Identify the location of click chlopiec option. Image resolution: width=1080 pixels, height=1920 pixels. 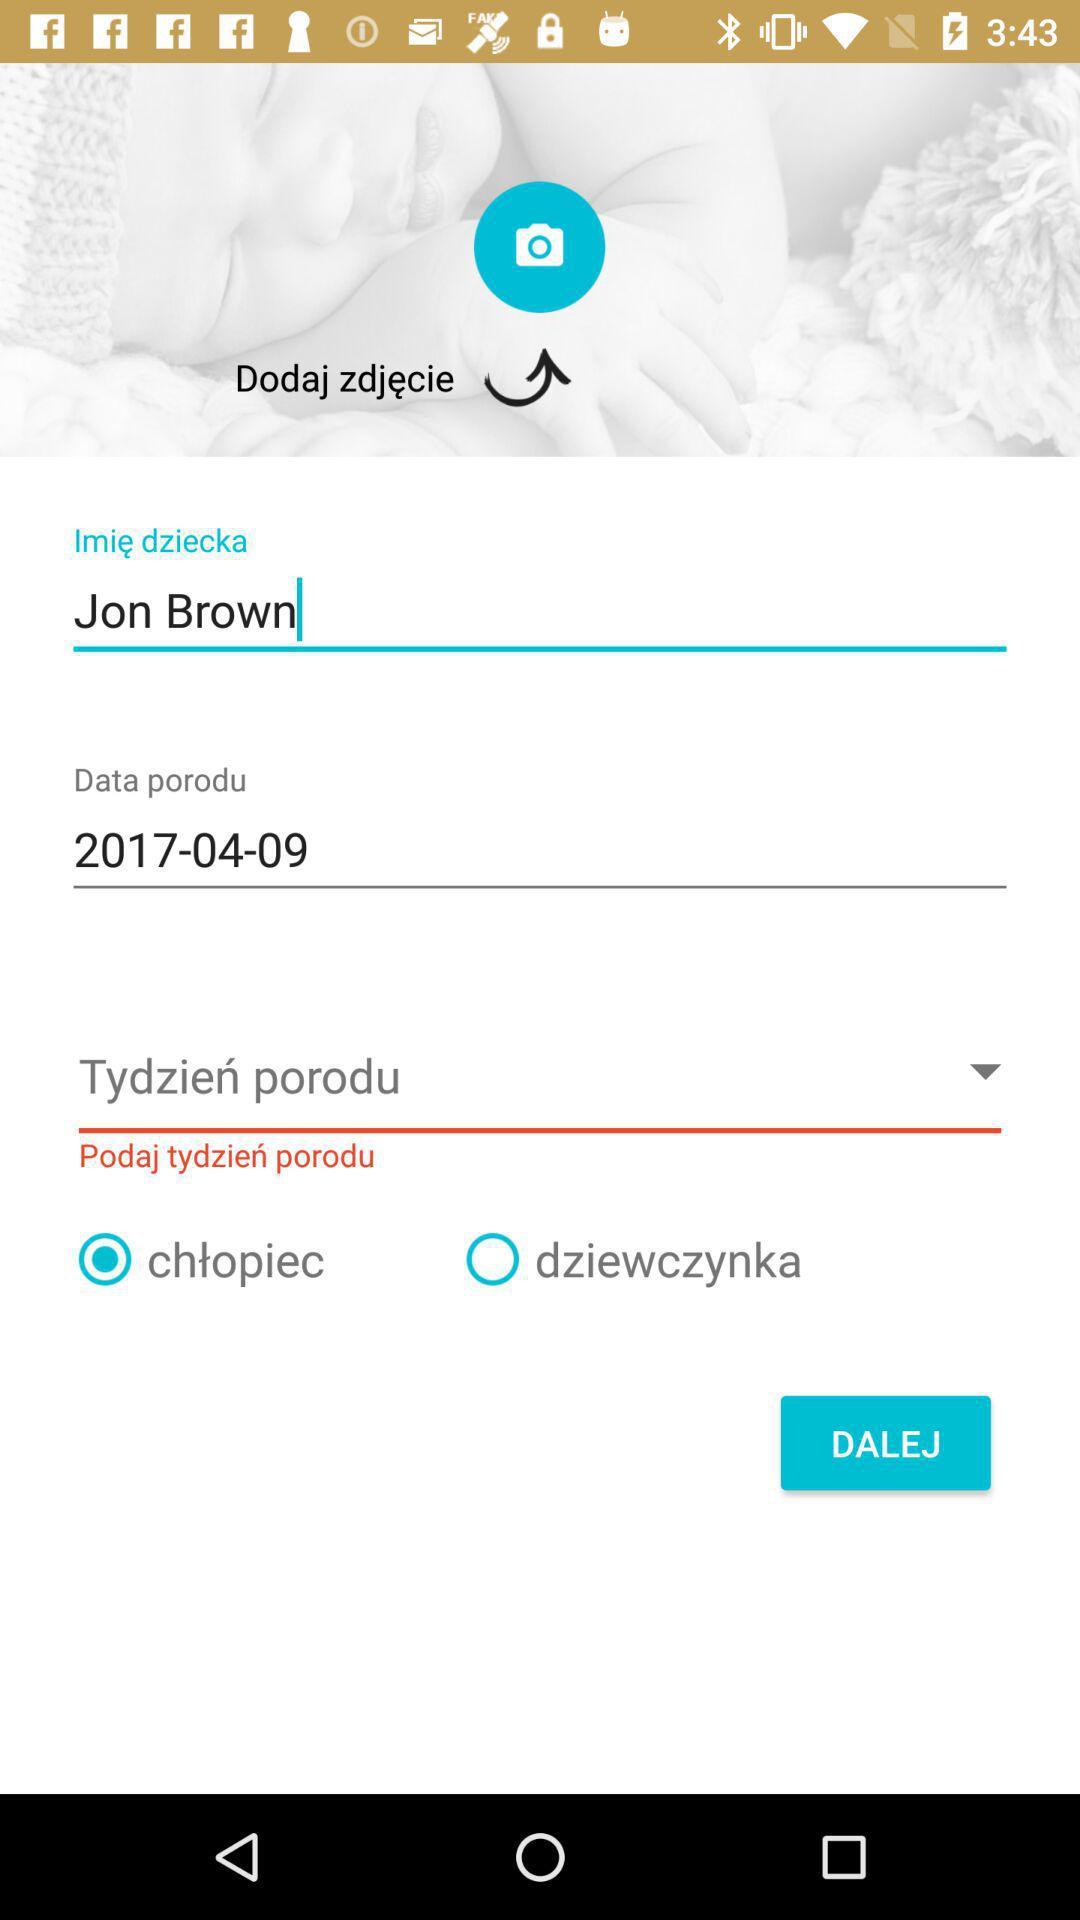
(104, 1258).